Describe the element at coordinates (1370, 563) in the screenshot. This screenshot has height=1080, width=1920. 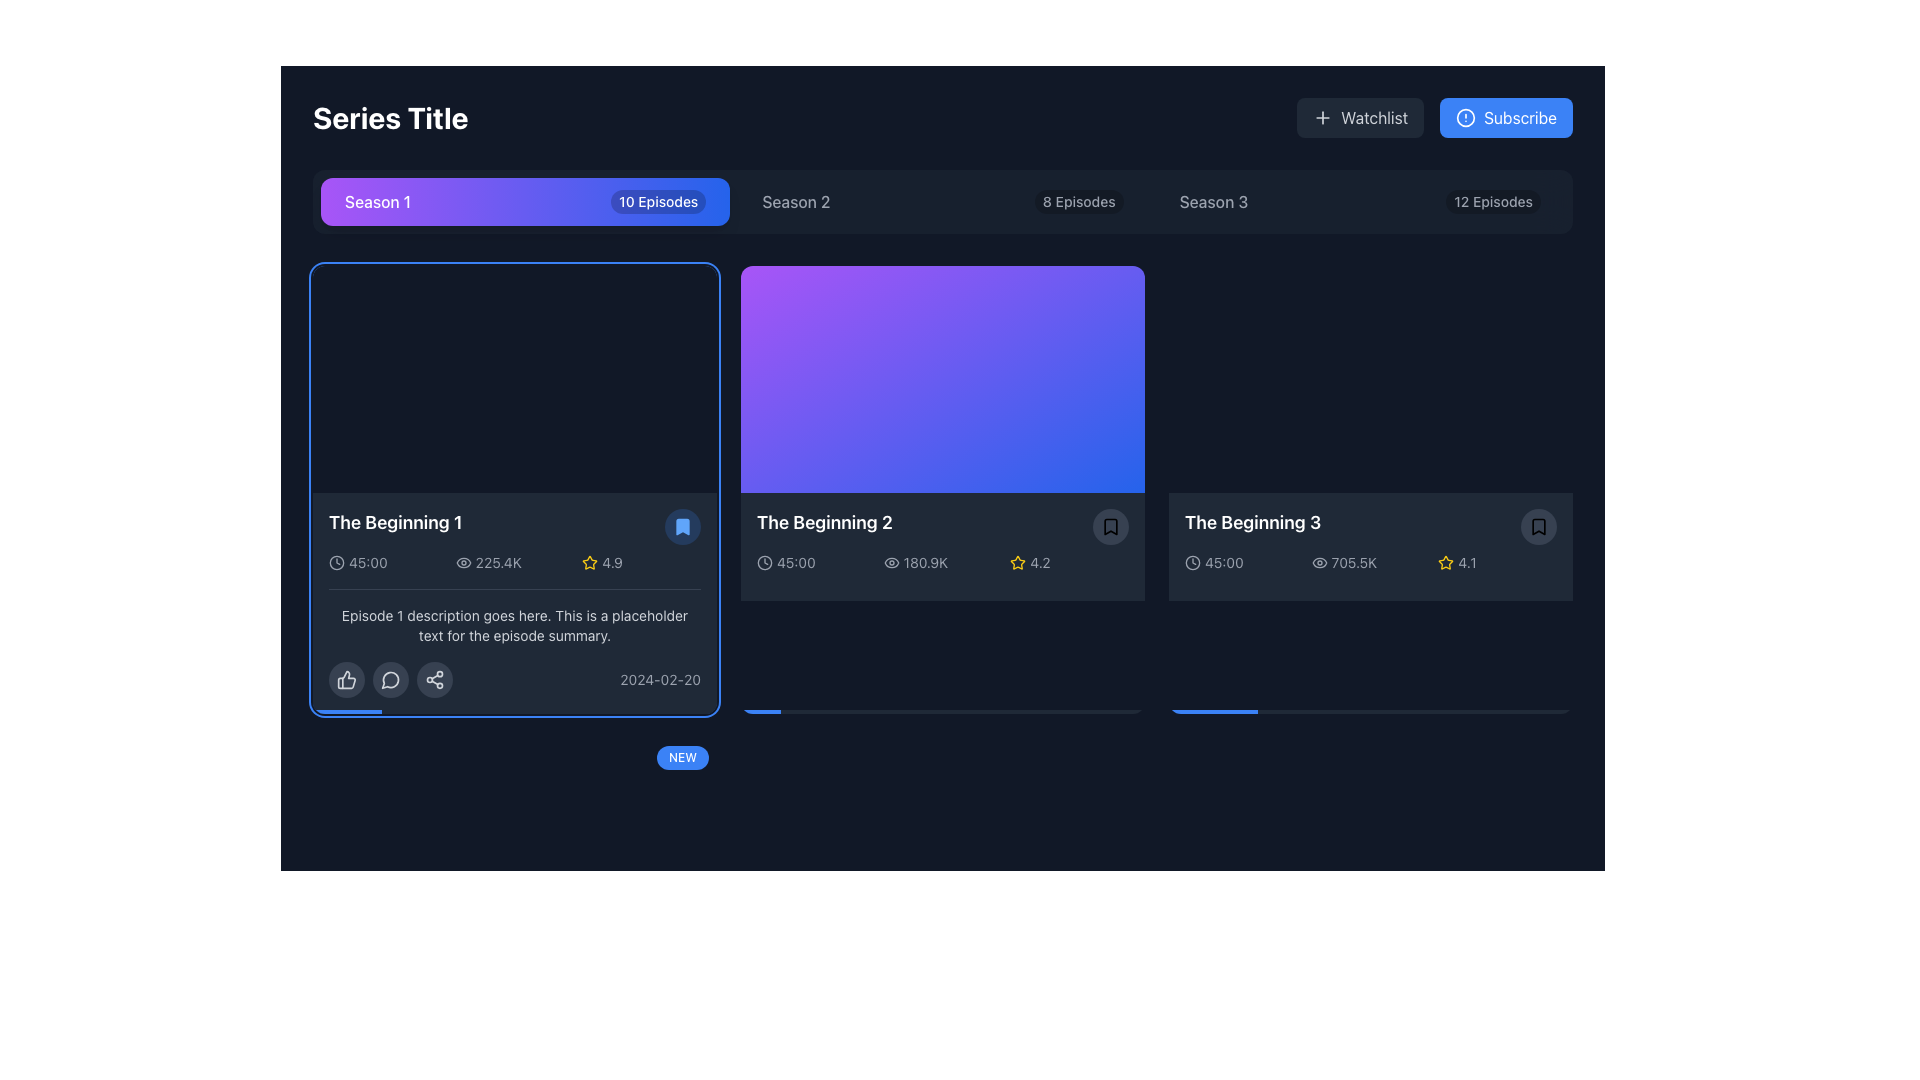
I see `the text label indicating the number of views for the episode titled 'The Beginning 3', which is located between the clock icon and the rating star icon` at that location.